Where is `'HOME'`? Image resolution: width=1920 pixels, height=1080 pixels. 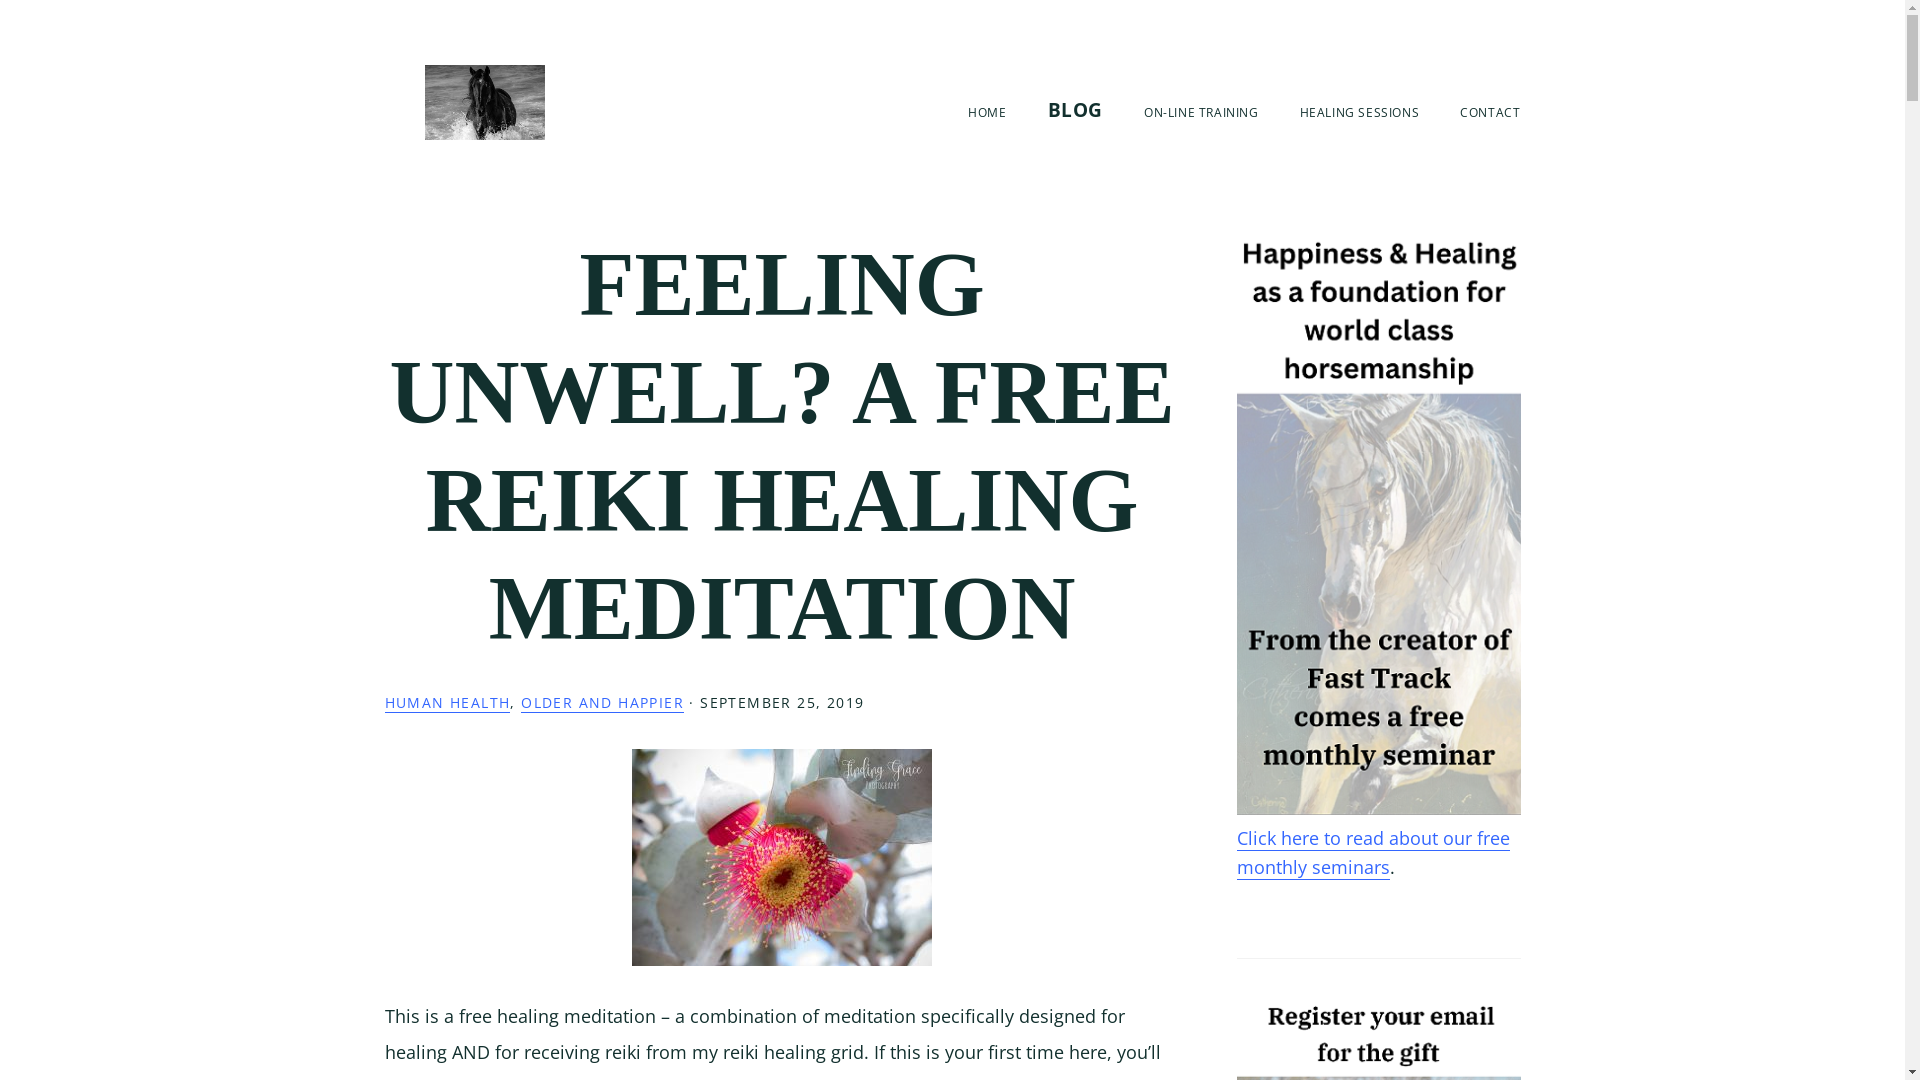 'HOME' is located at coordinates (987, 112).